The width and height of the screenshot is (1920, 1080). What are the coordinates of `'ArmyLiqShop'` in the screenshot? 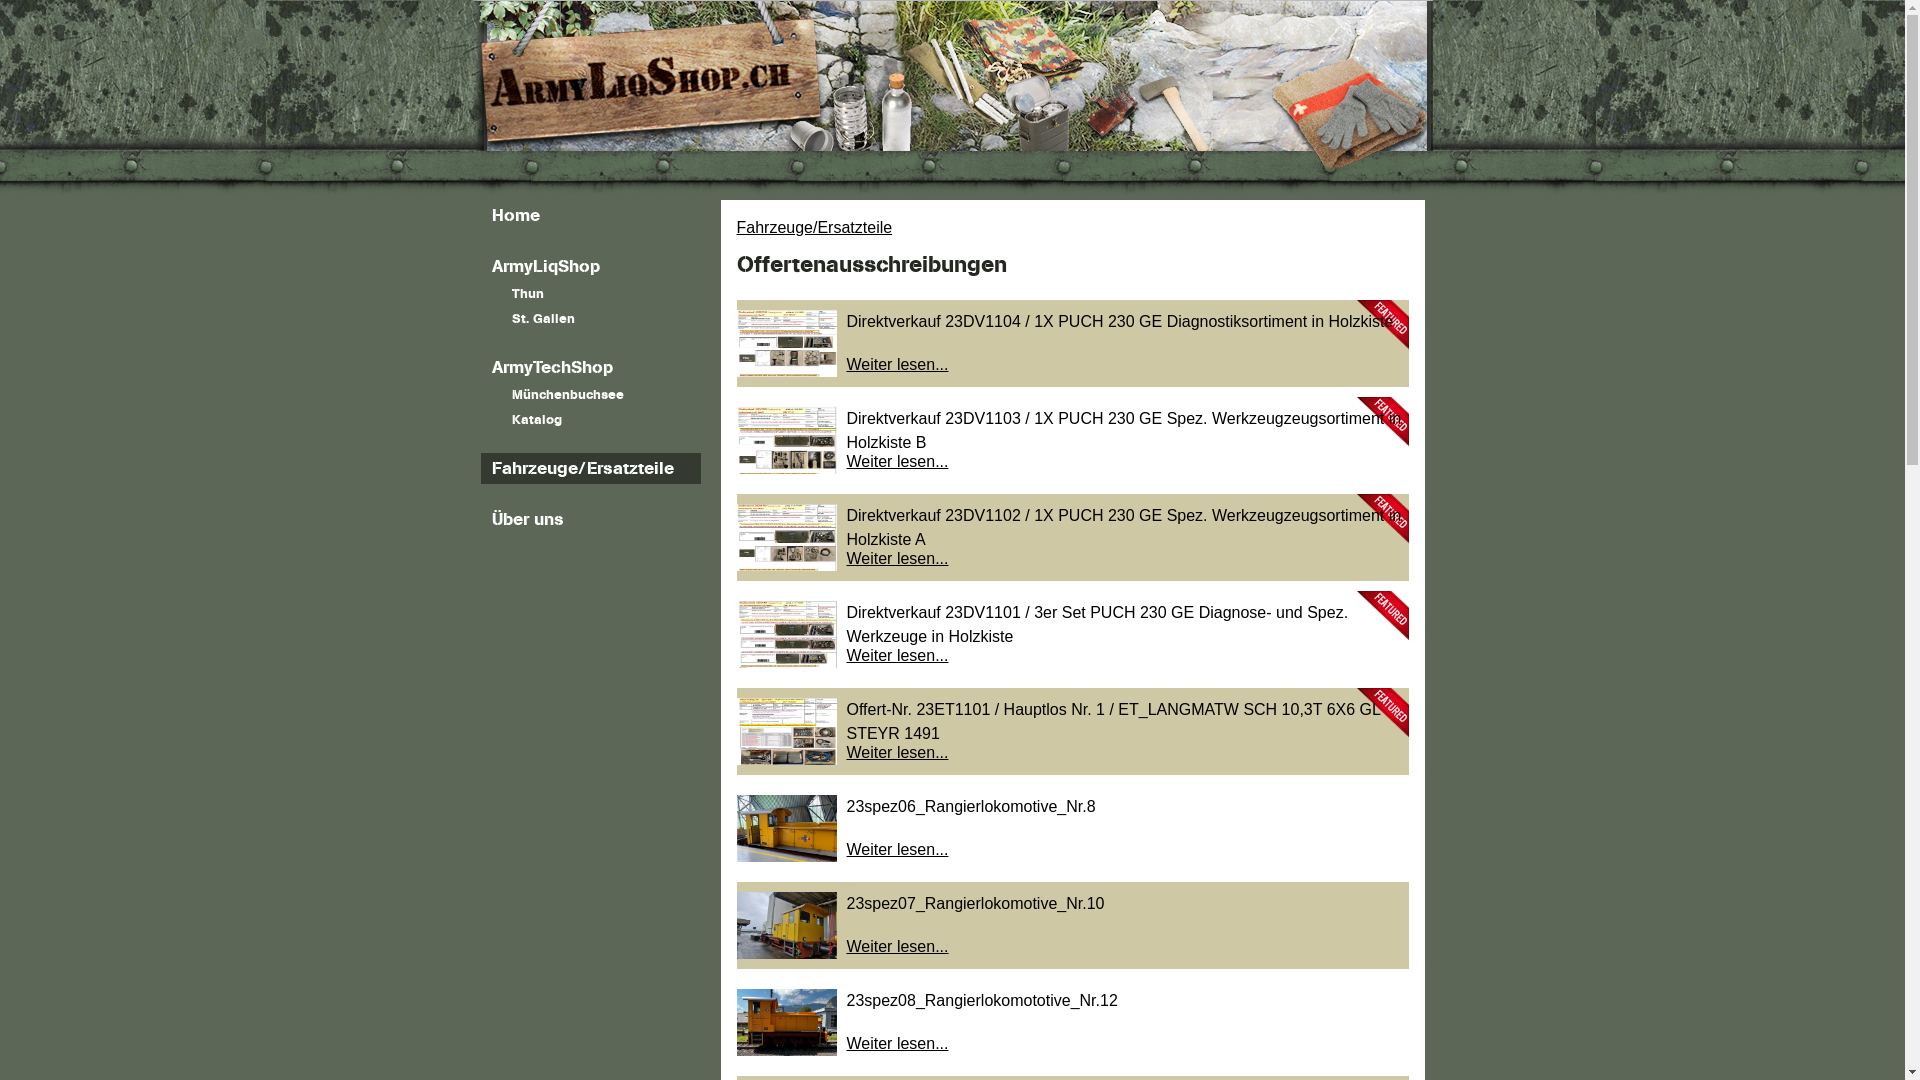 It's located at (589, 265).